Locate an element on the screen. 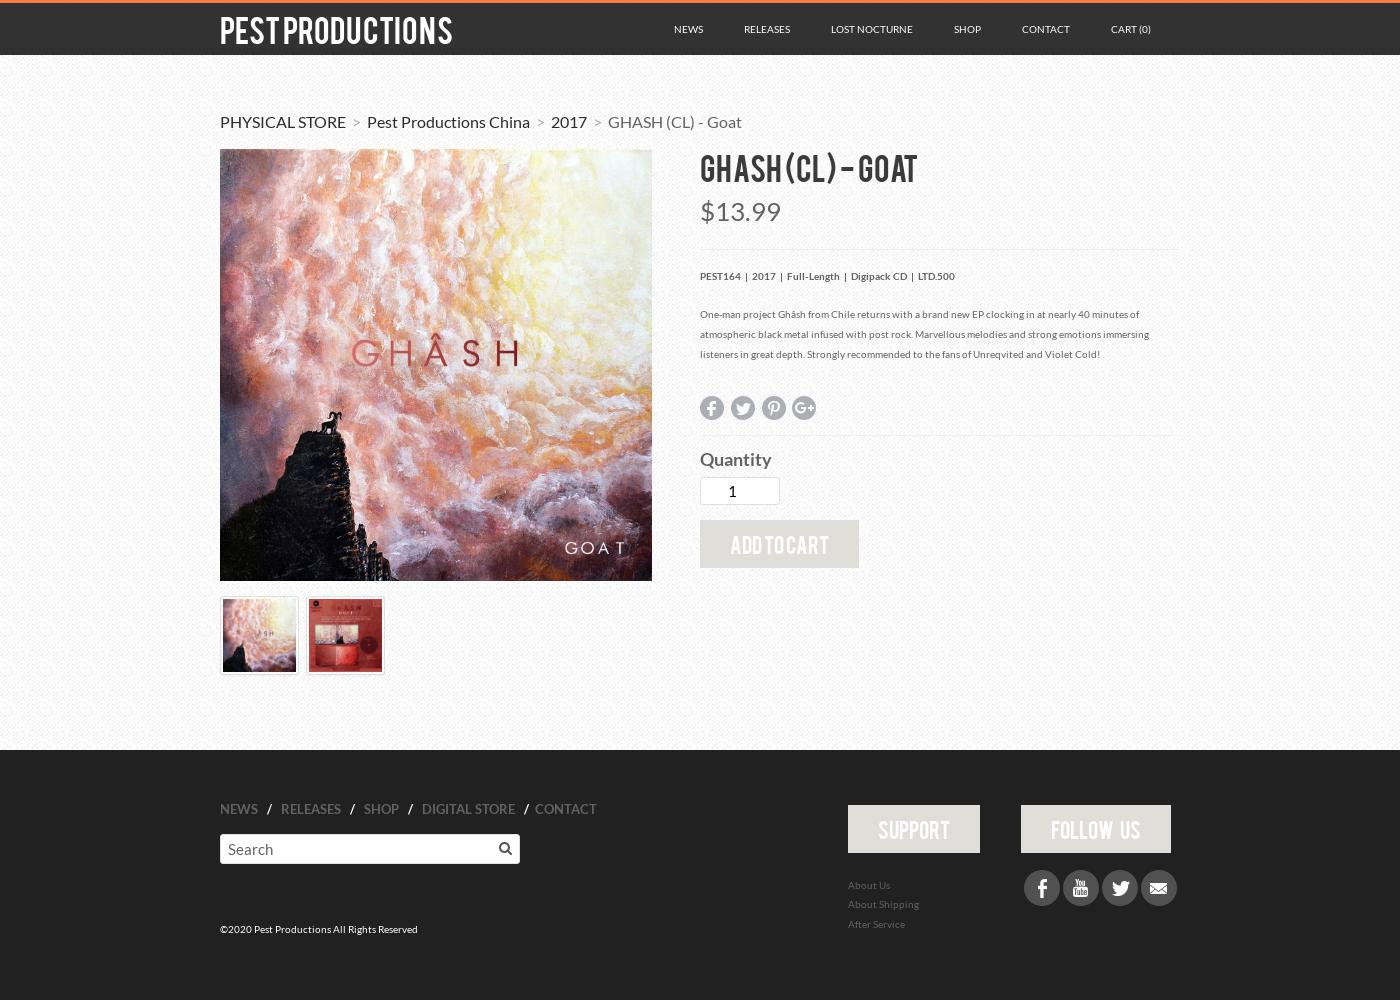 Image resolution: width=1400 pixels, height=1000 pixels. 'After Service' is located at coordinates (875, 923).